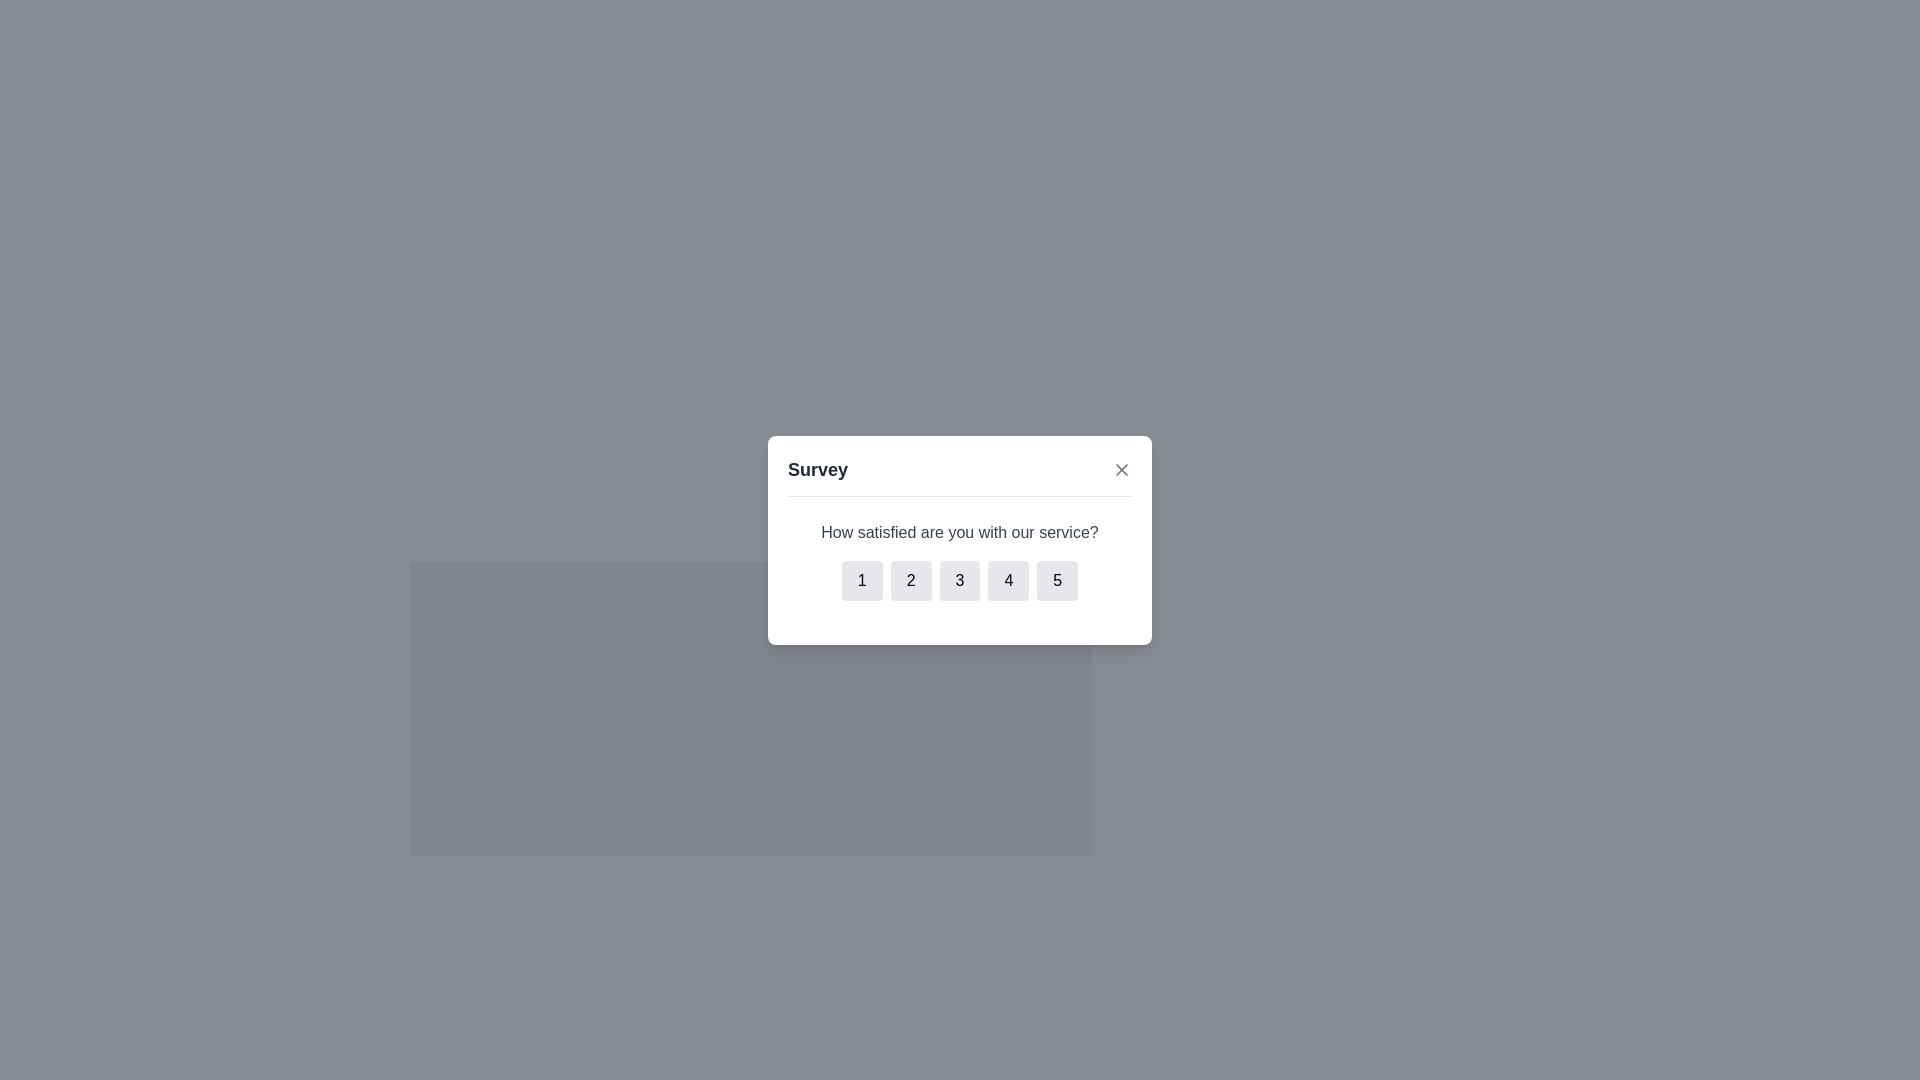 The image size is (1920, 1080). I want to click on the interactive rating interface buttons located centrally in the modal below the title 'Survey', so click(960, 559).